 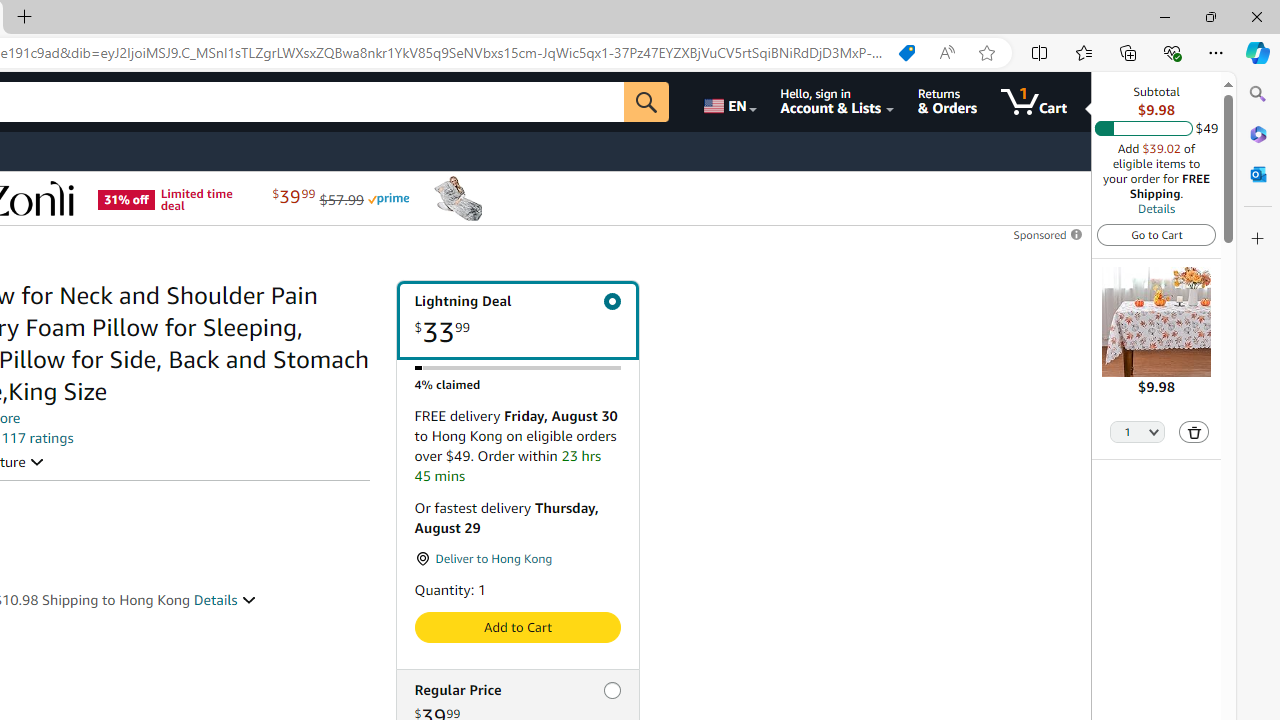 I want to click on 'Hello, sign in Account & Lists', so click(x=837, y=101).